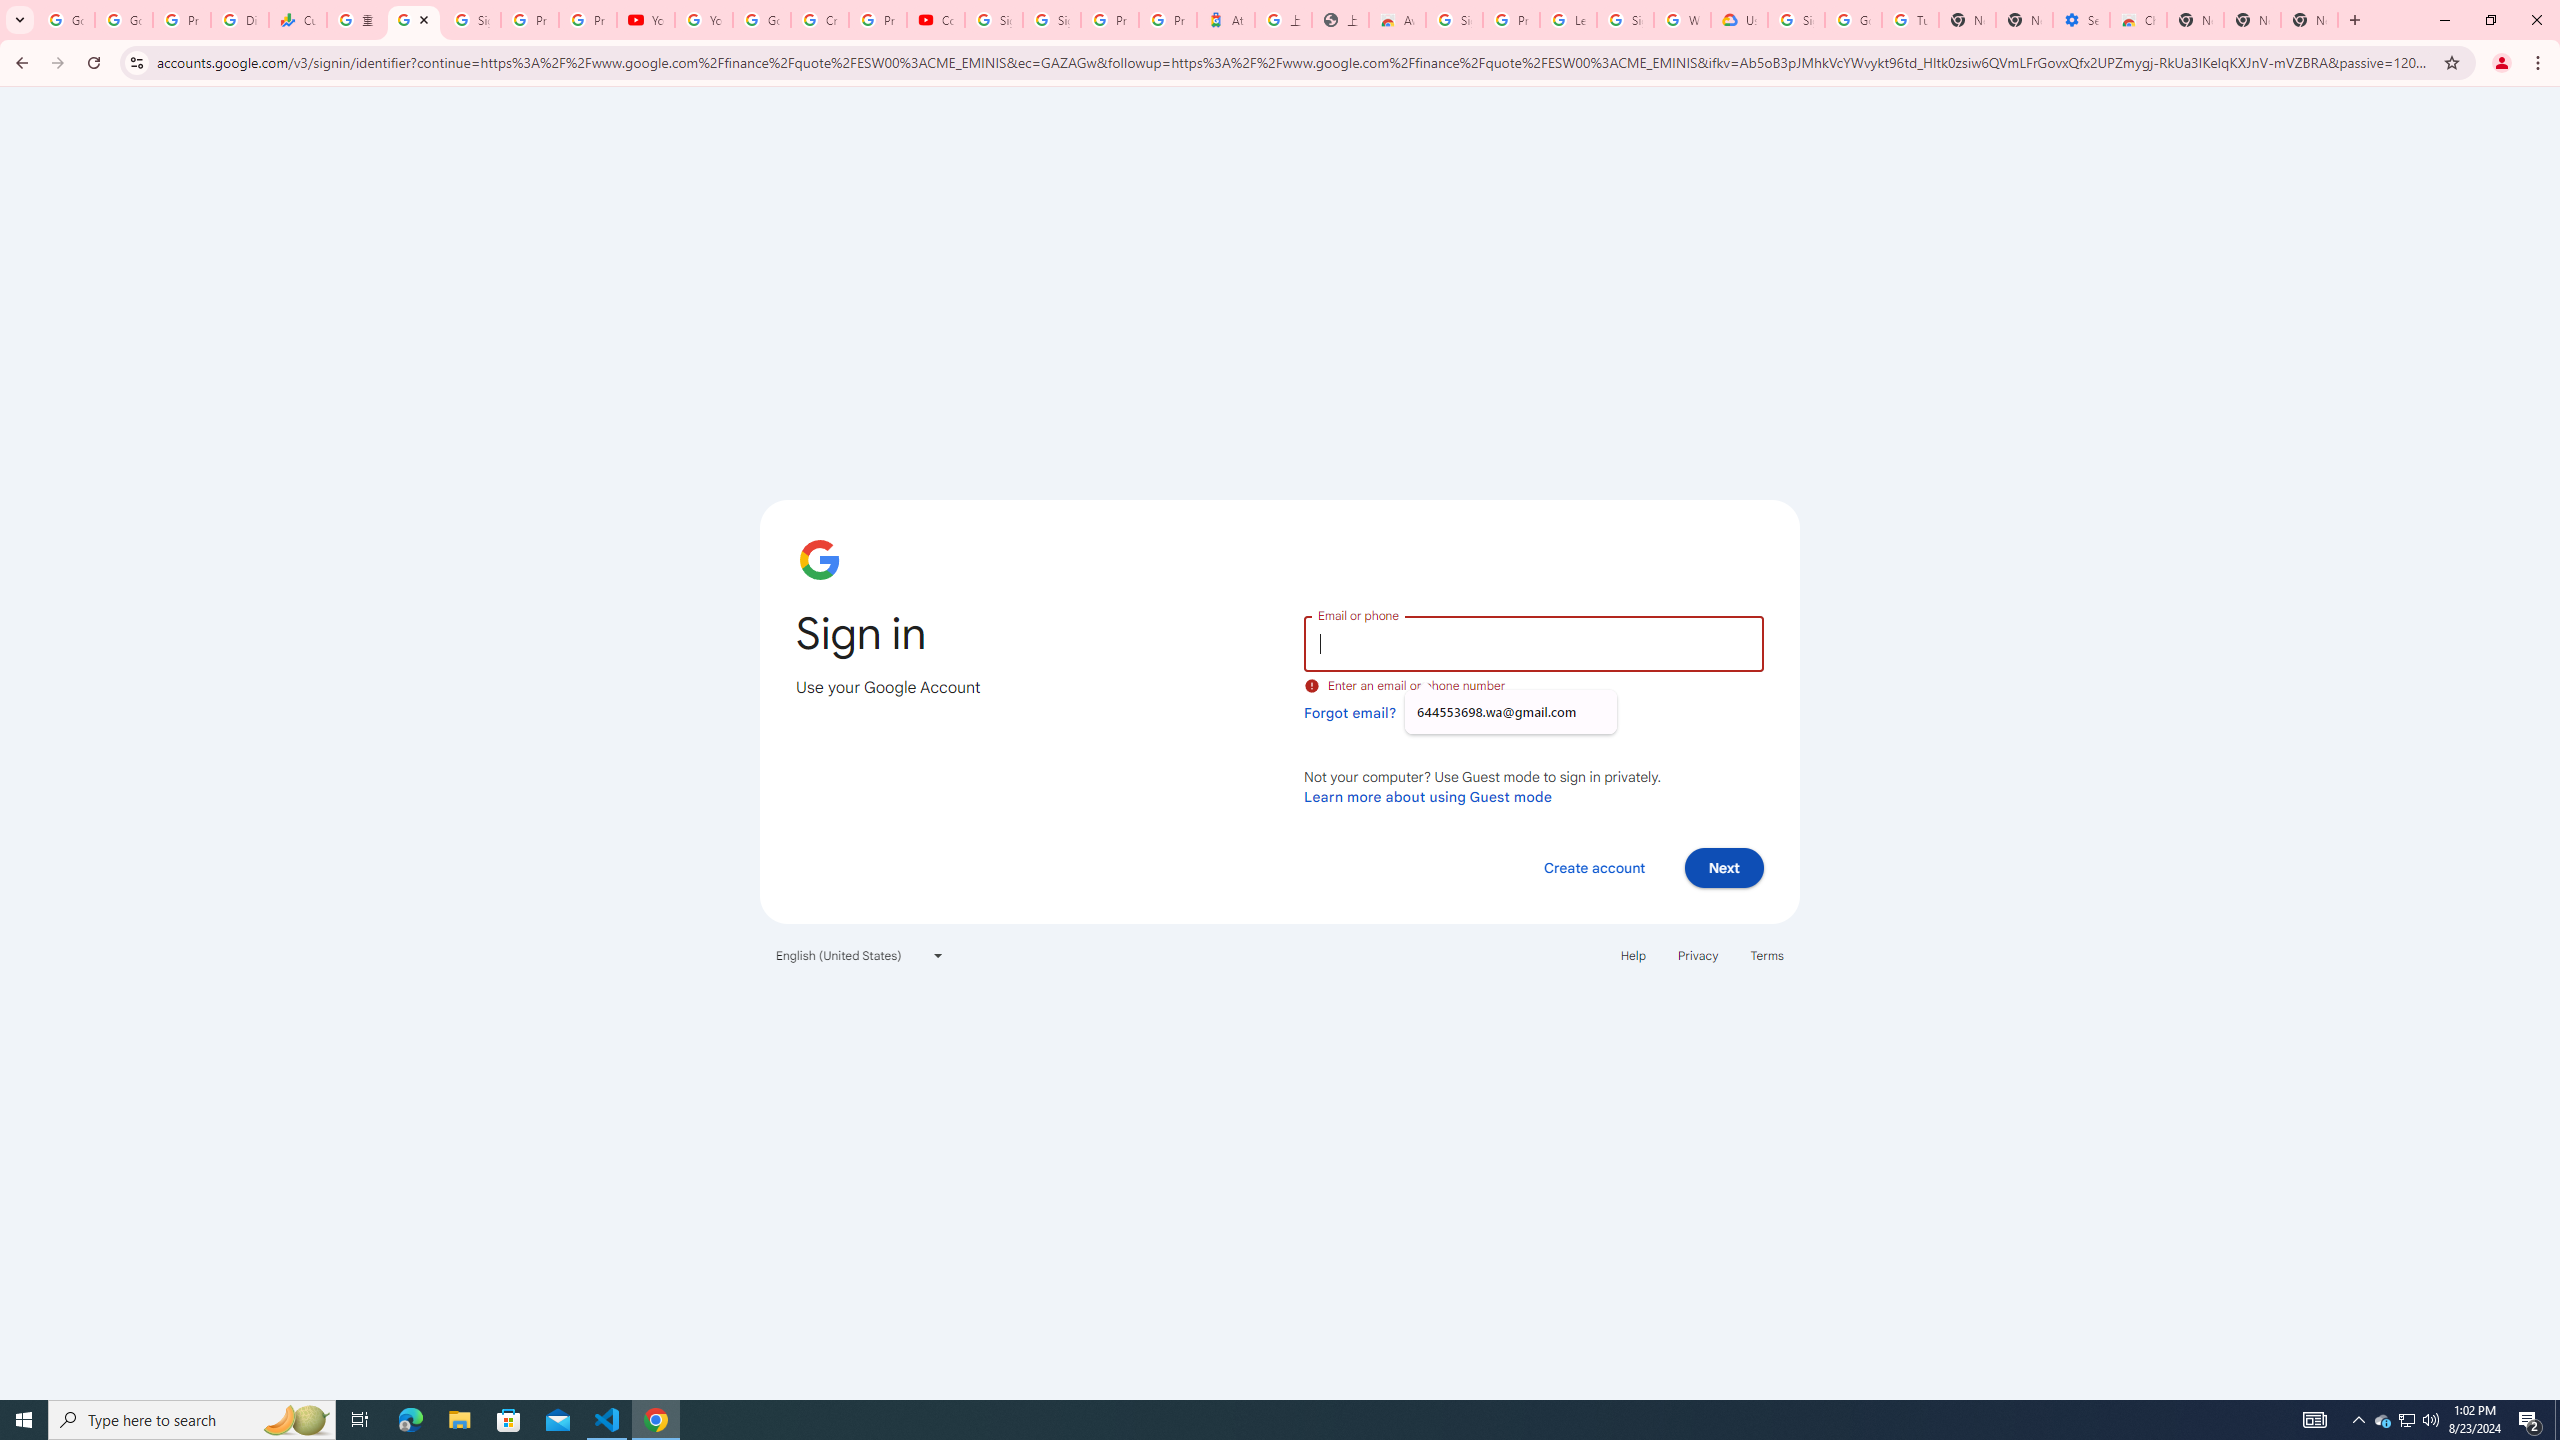 The height and width of the screenshot is (1440, 2560). What do you see at coordinates (645, 19) in the screenshot?
I see `'YouTube'` at bounding box center [645, 19].